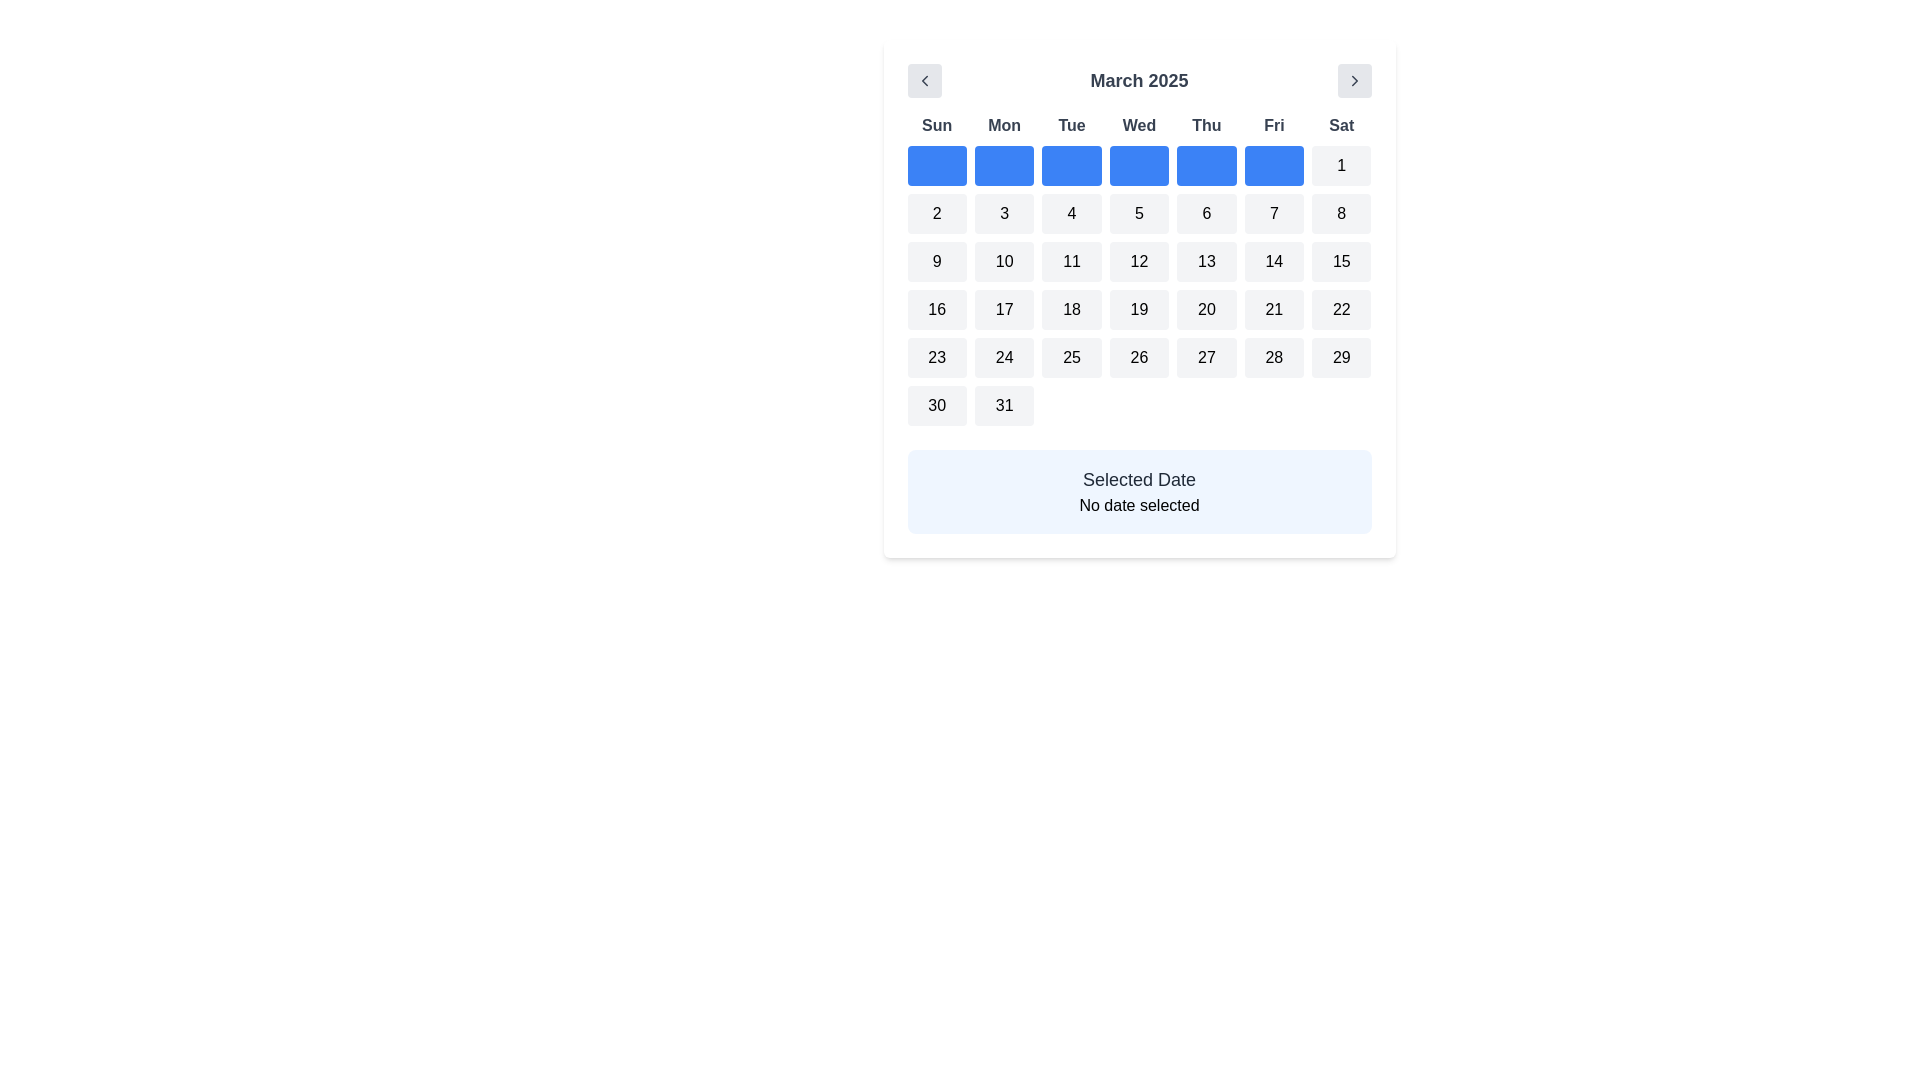 The width and height of the screenshot is (1920, 1080). I want to click on the Interactive calendar day button representing the 13th day of March 2025, so click(1205, 261).